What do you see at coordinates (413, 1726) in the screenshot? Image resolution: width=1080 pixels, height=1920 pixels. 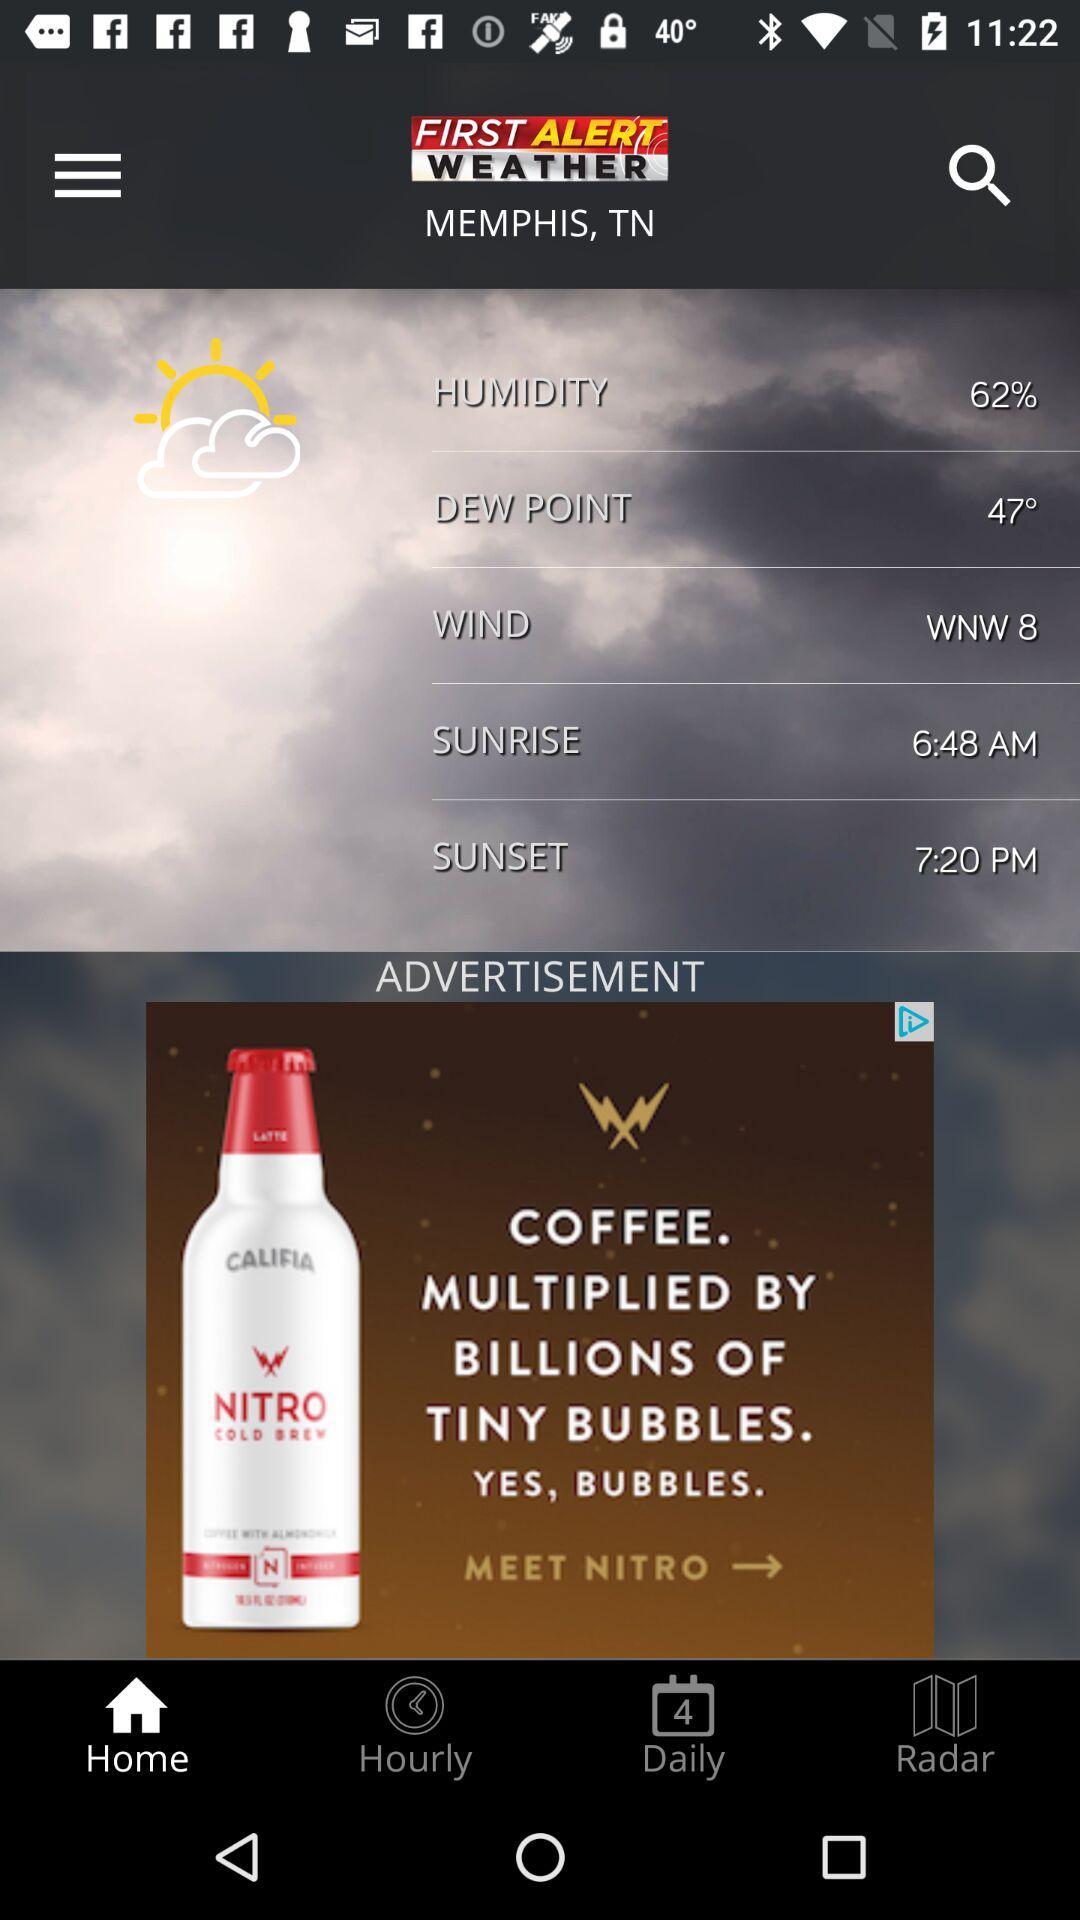 I see `the hourly item` at bounding box center [413, 1726].